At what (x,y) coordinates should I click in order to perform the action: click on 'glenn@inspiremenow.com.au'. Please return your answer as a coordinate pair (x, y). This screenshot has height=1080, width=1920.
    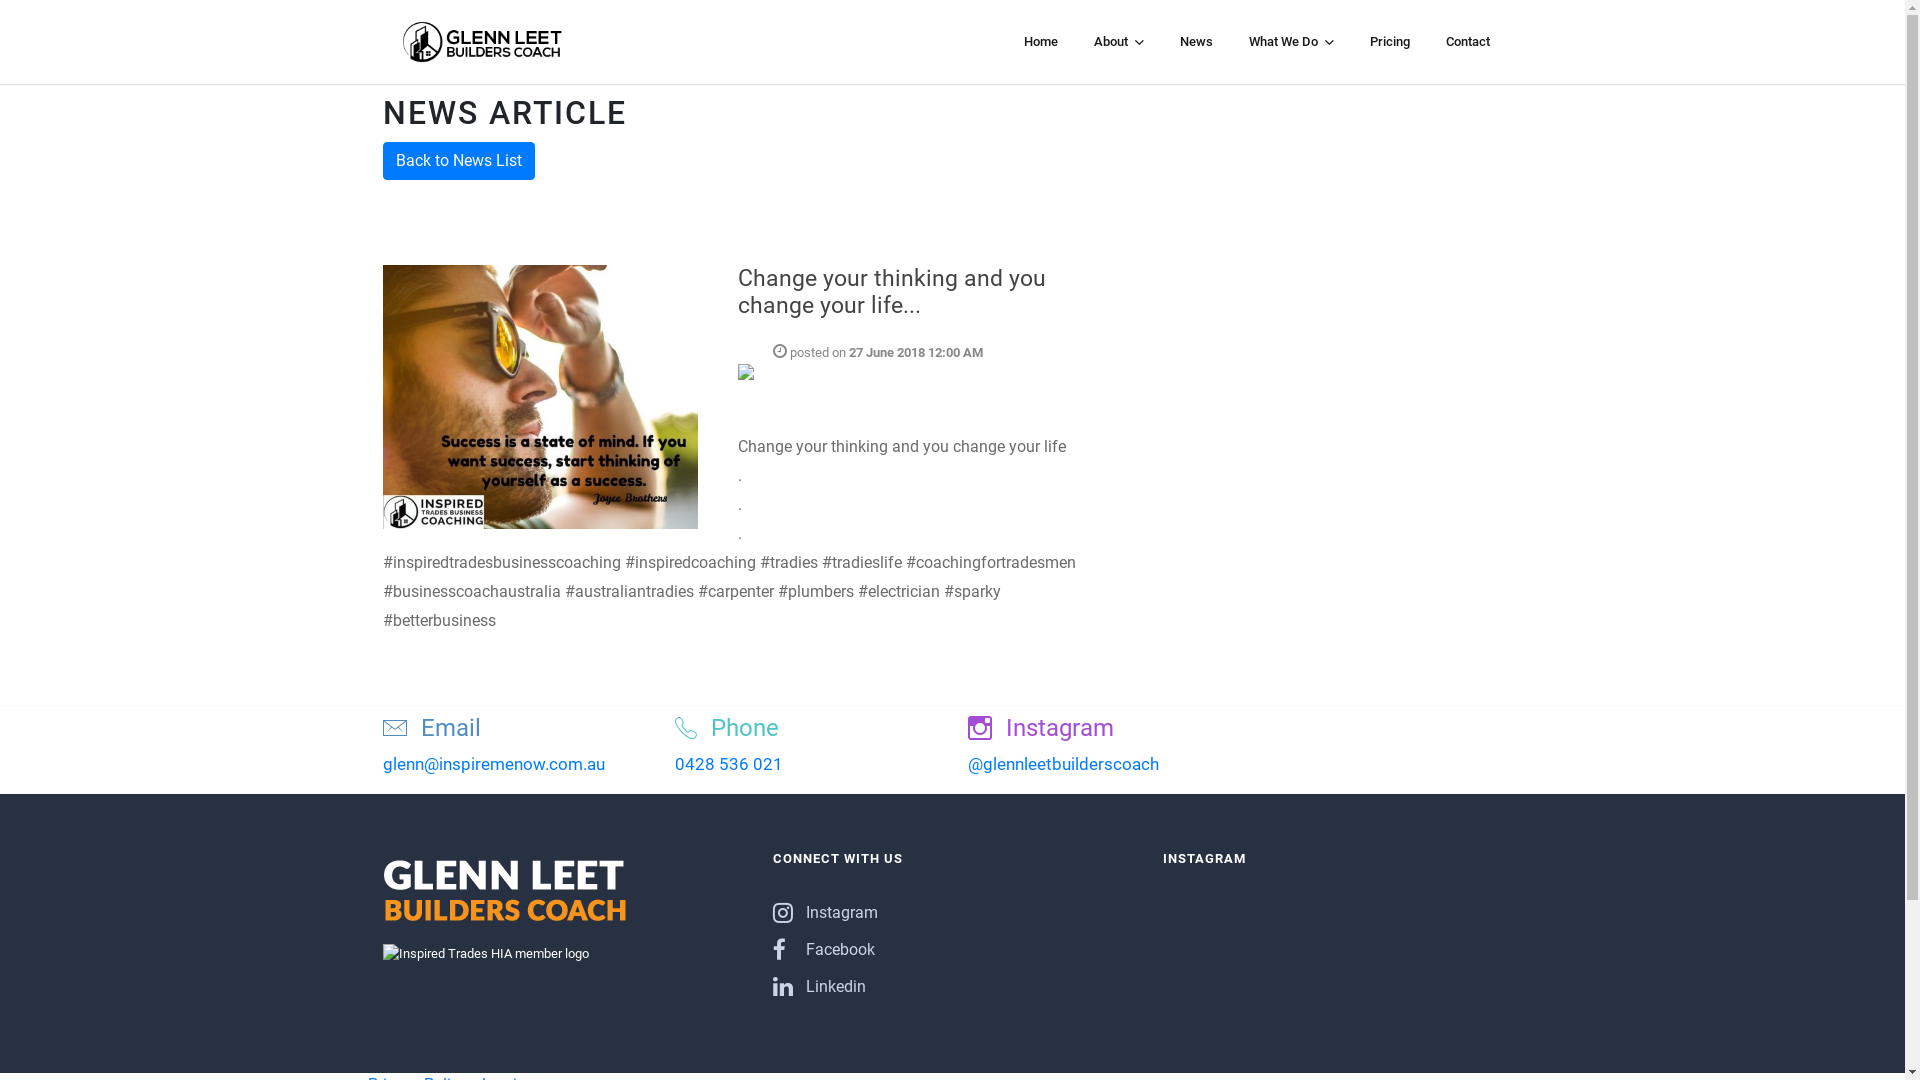
    Looking at the image, I should click on (493, 763).